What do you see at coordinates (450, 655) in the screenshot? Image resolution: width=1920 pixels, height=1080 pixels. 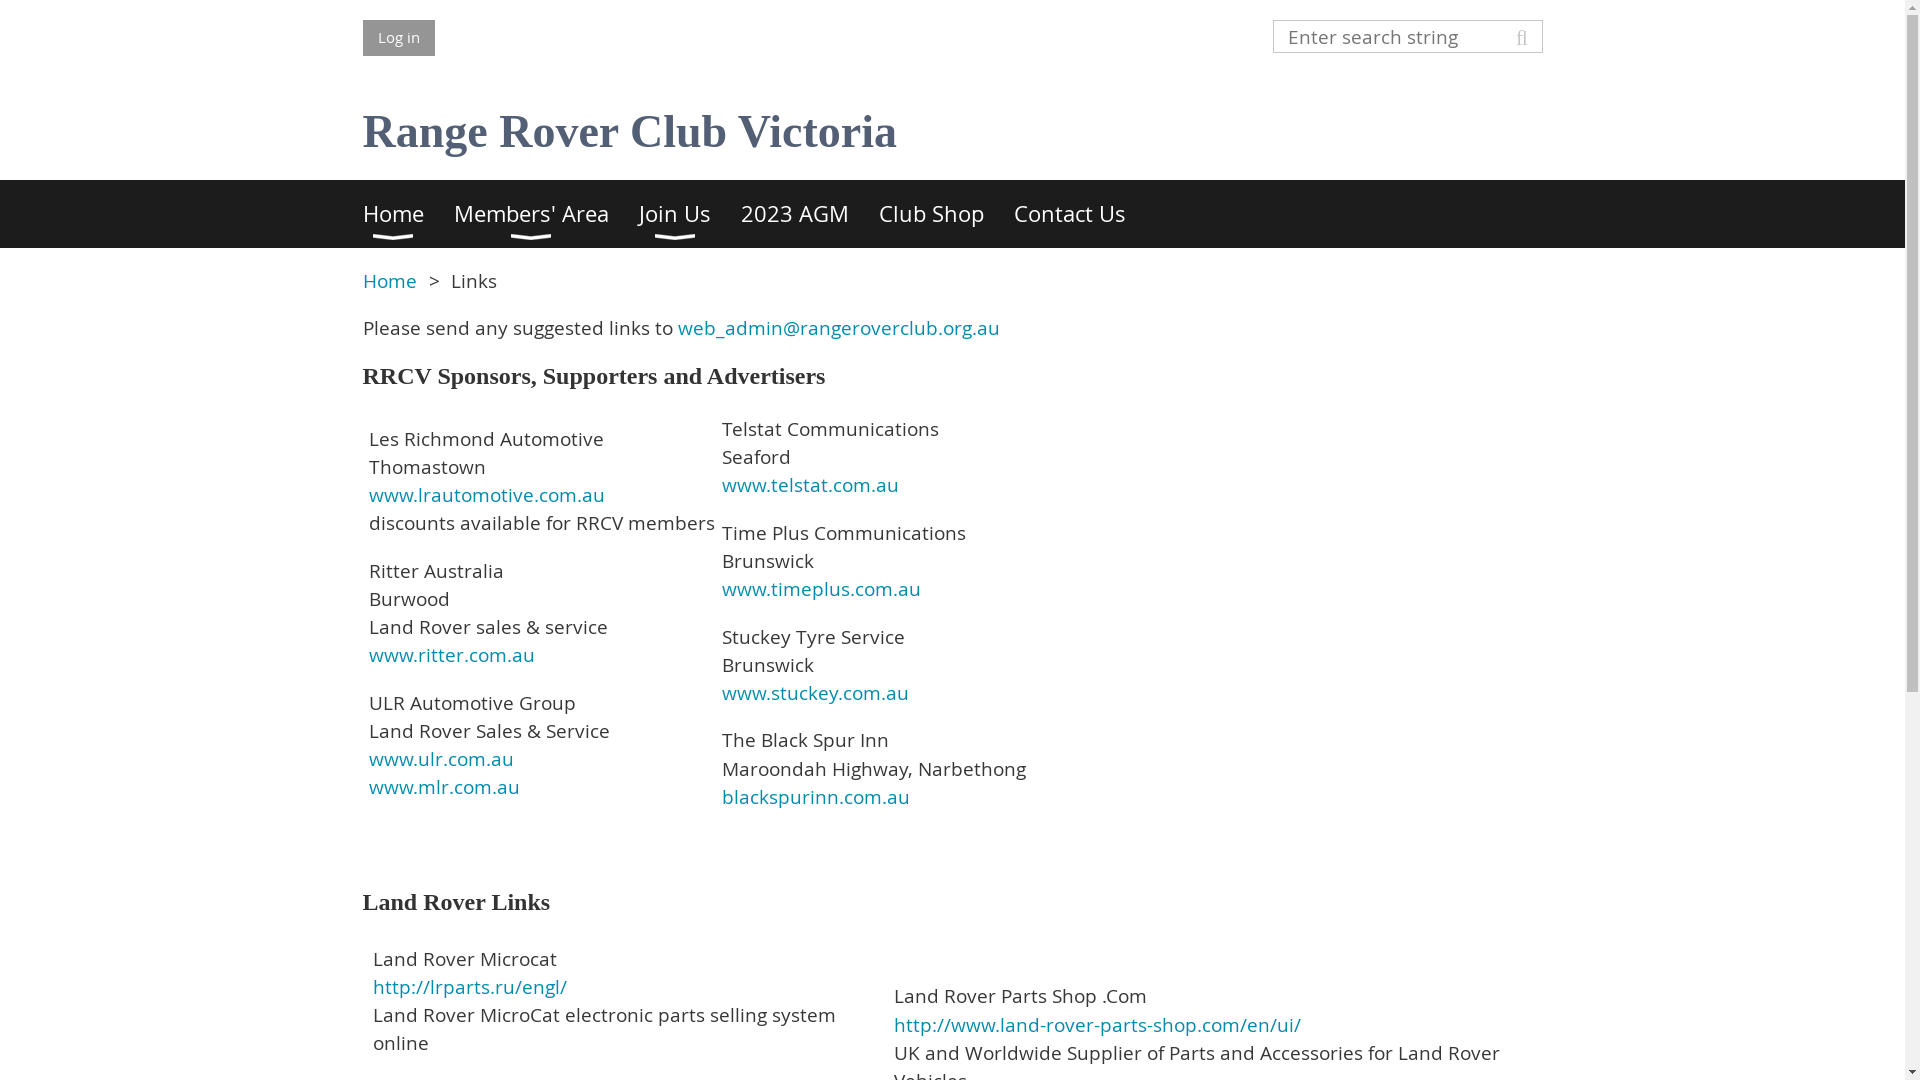 I see `'www.ritter.com.au'` at bounding box center [450, 655].